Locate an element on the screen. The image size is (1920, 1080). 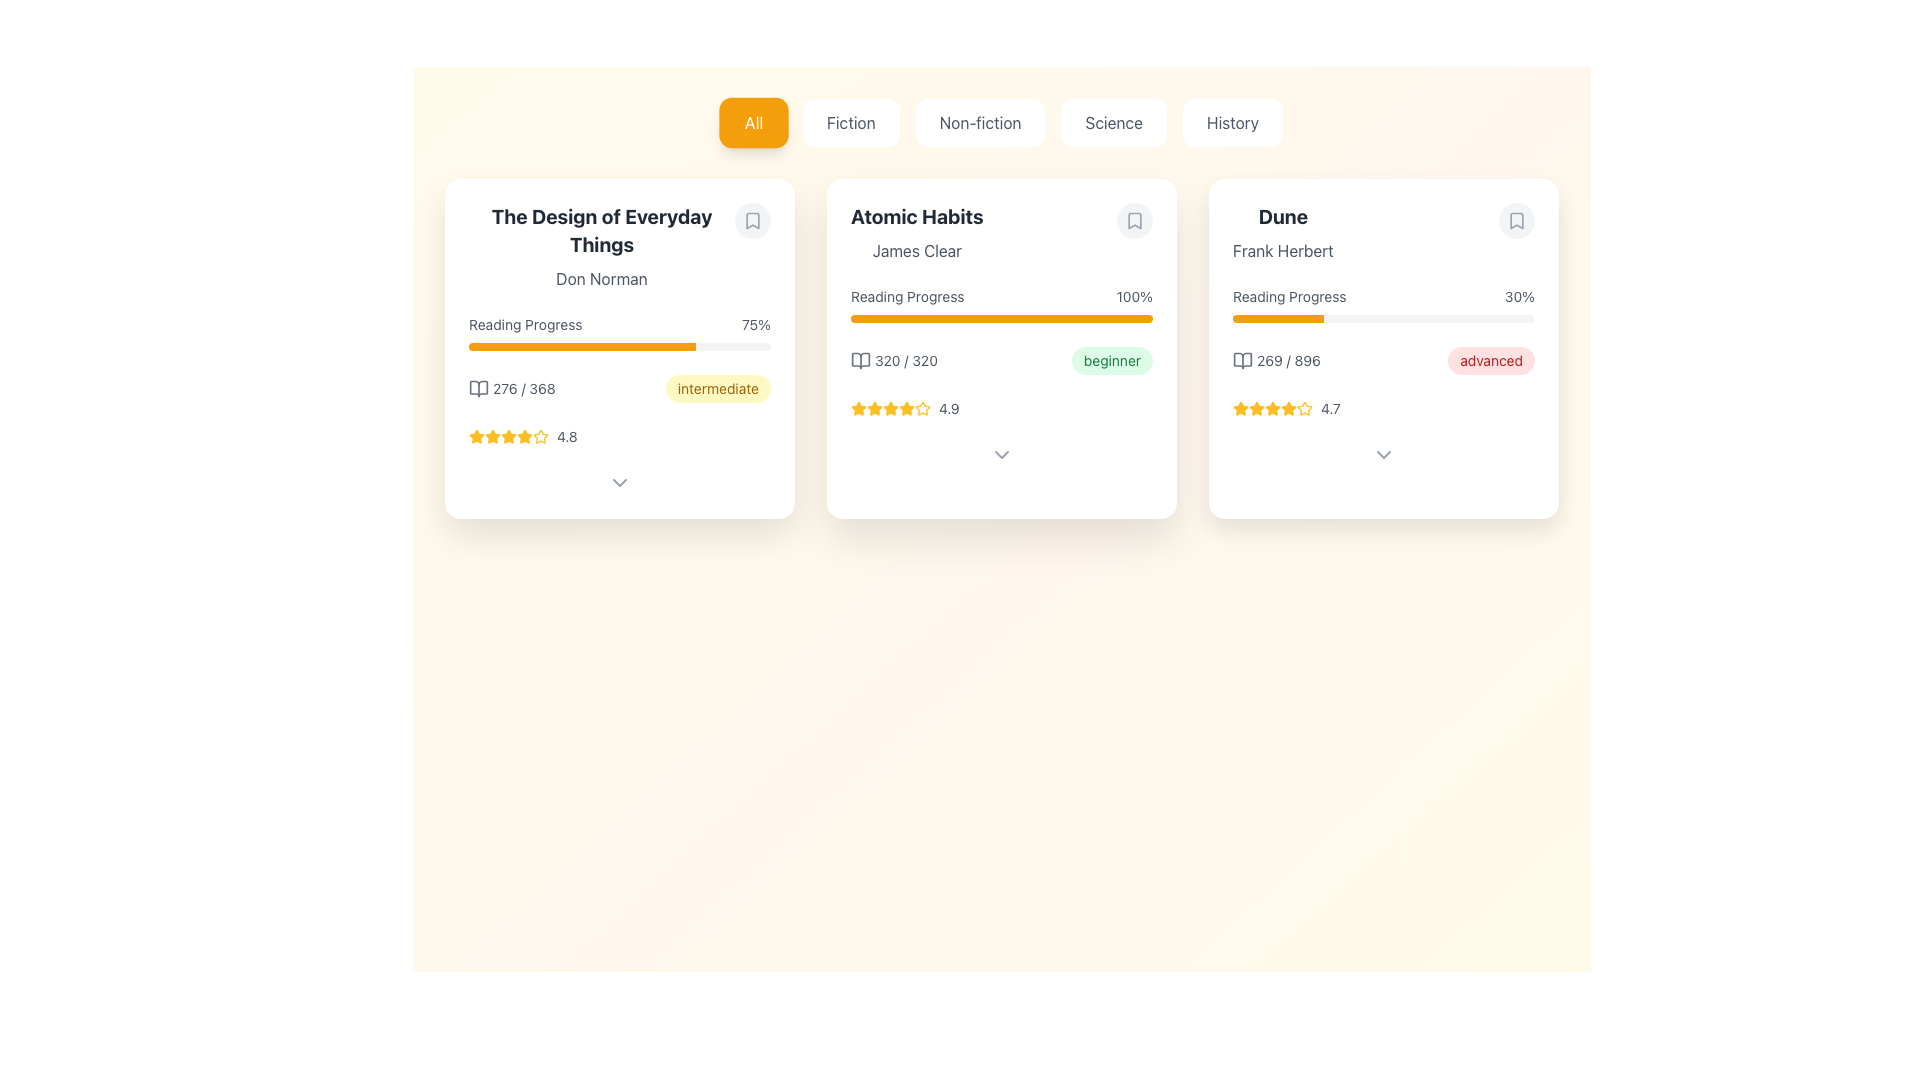
the fifth star-shaped rating indicator in the rating section of the 'Dune' card is located at coordinates (1305, 407).